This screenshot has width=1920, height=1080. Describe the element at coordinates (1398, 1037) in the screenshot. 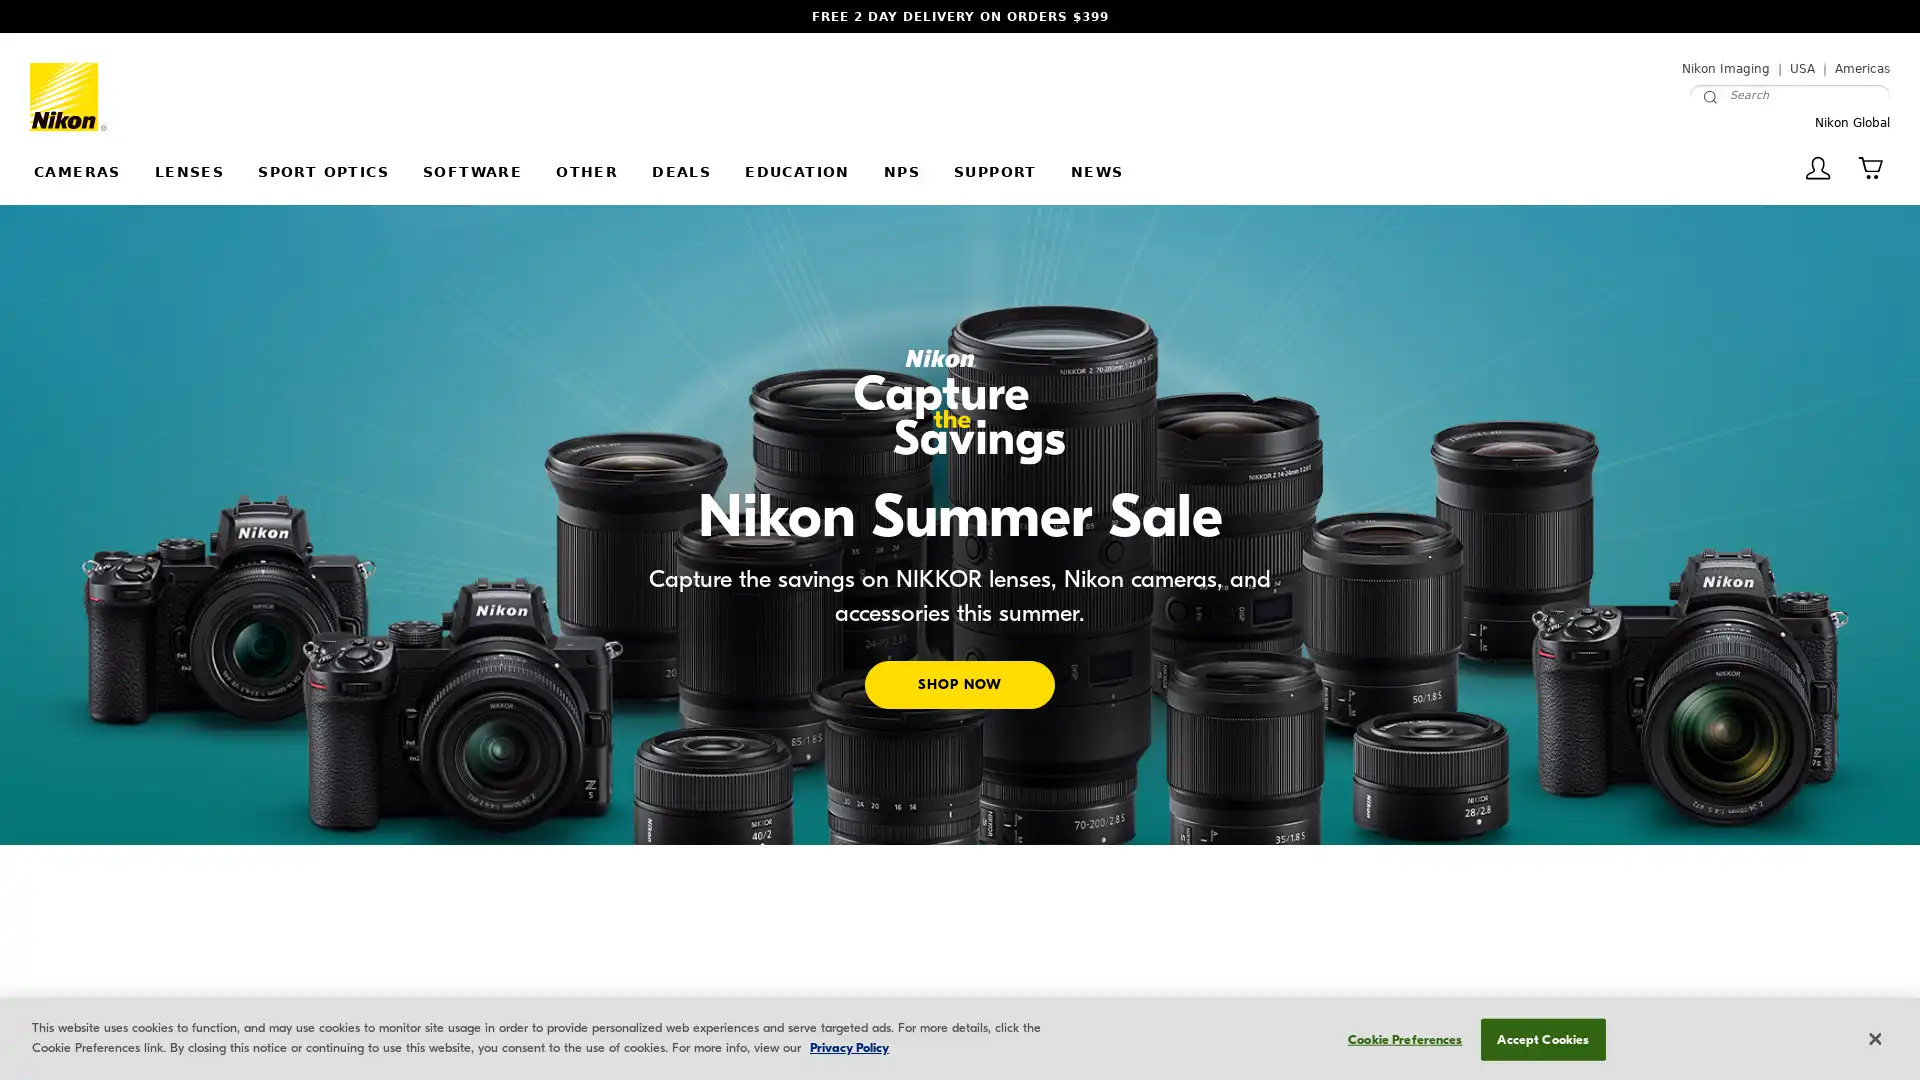

I see `Cookie Preferences` at that location.